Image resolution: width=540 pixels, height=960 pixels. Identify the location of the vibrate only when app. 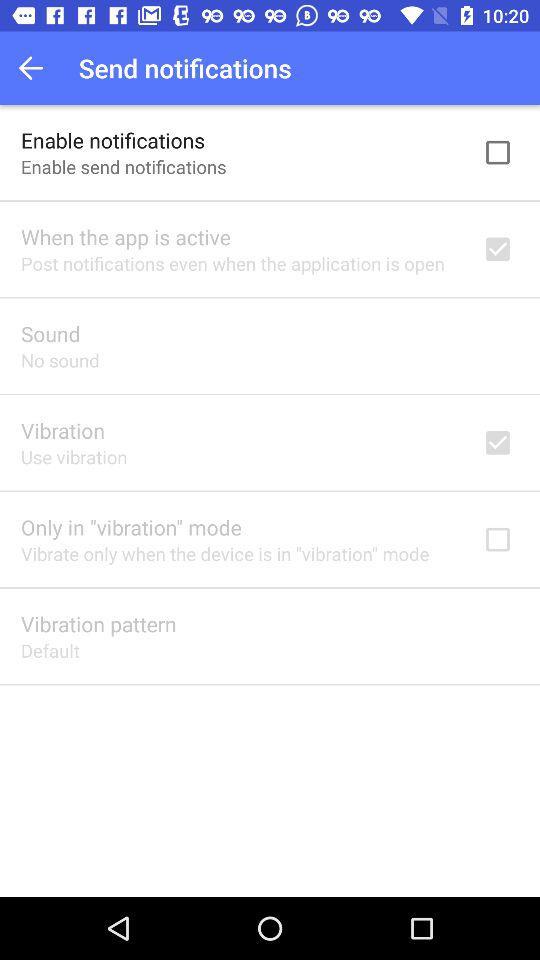
(224, 553).